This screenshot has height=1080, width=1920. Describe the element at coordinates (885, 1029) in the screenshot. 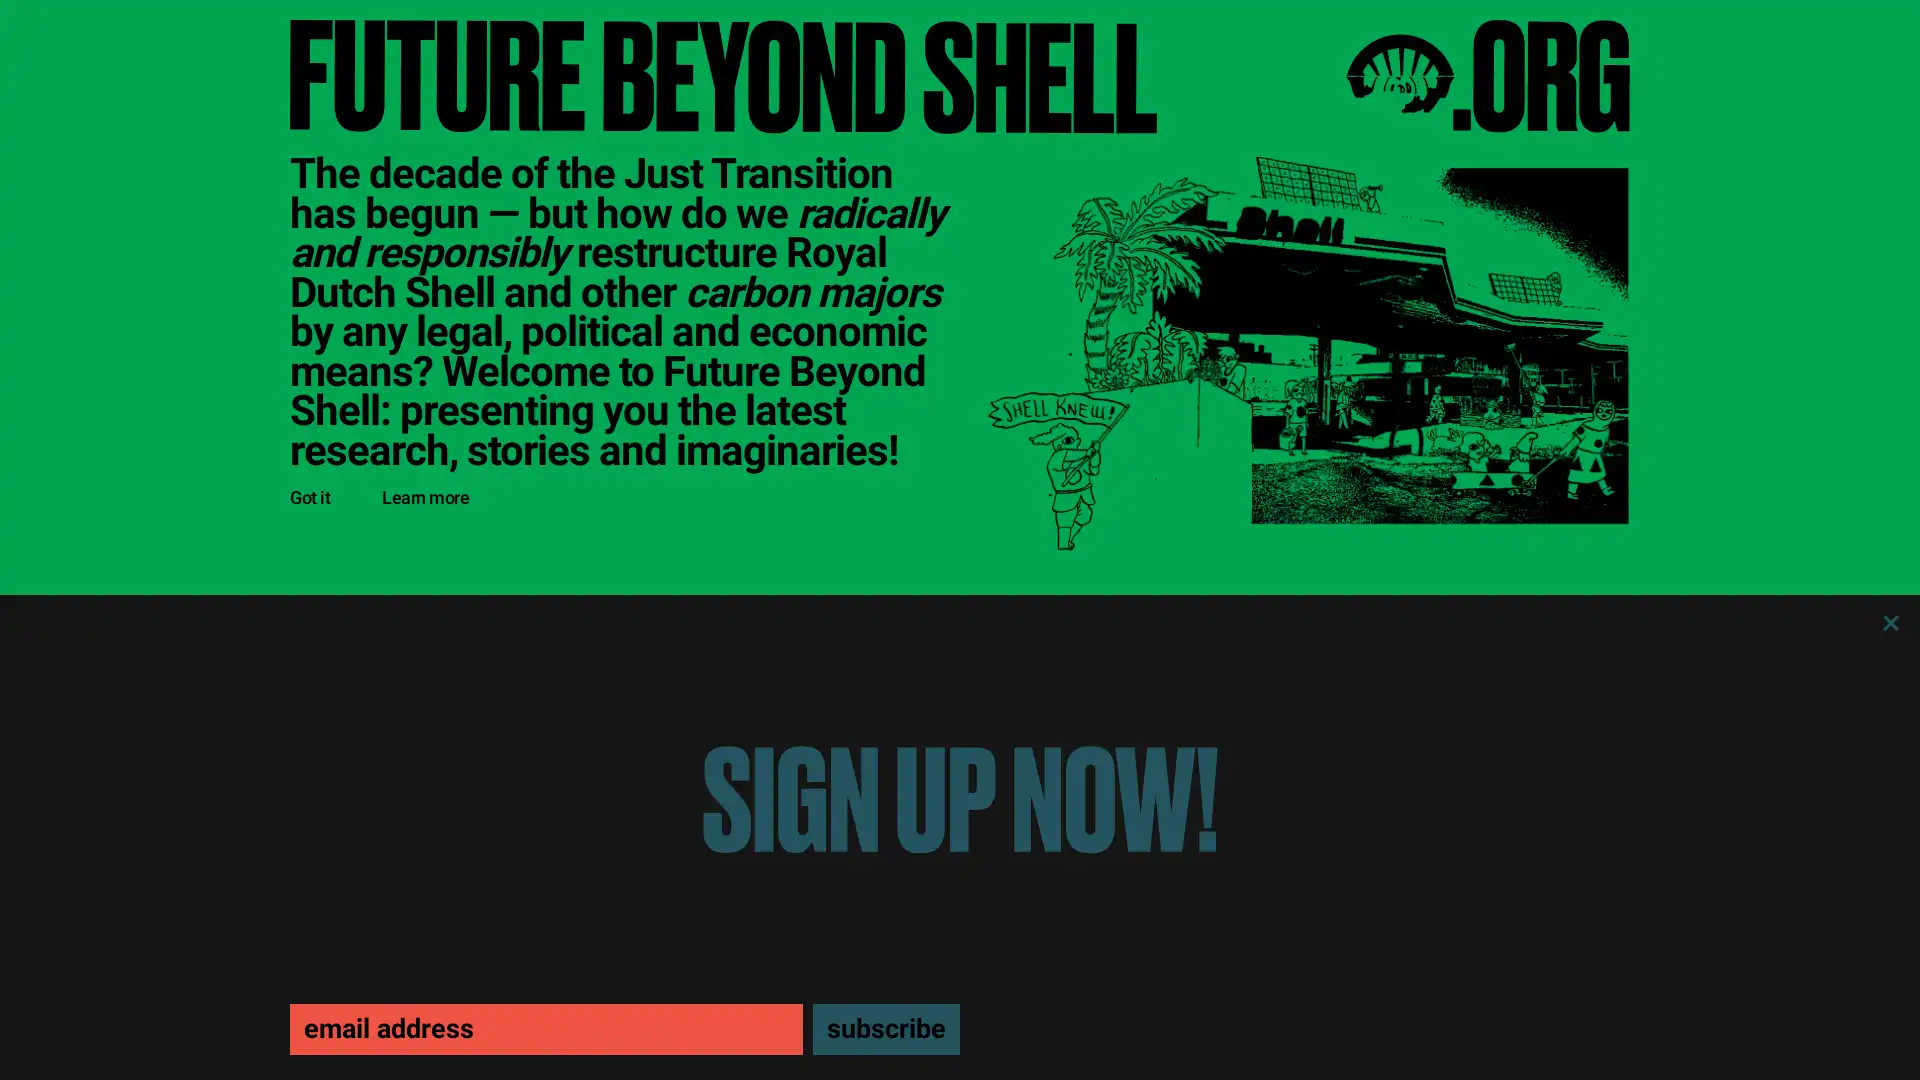

I see `subscribe` at that location.